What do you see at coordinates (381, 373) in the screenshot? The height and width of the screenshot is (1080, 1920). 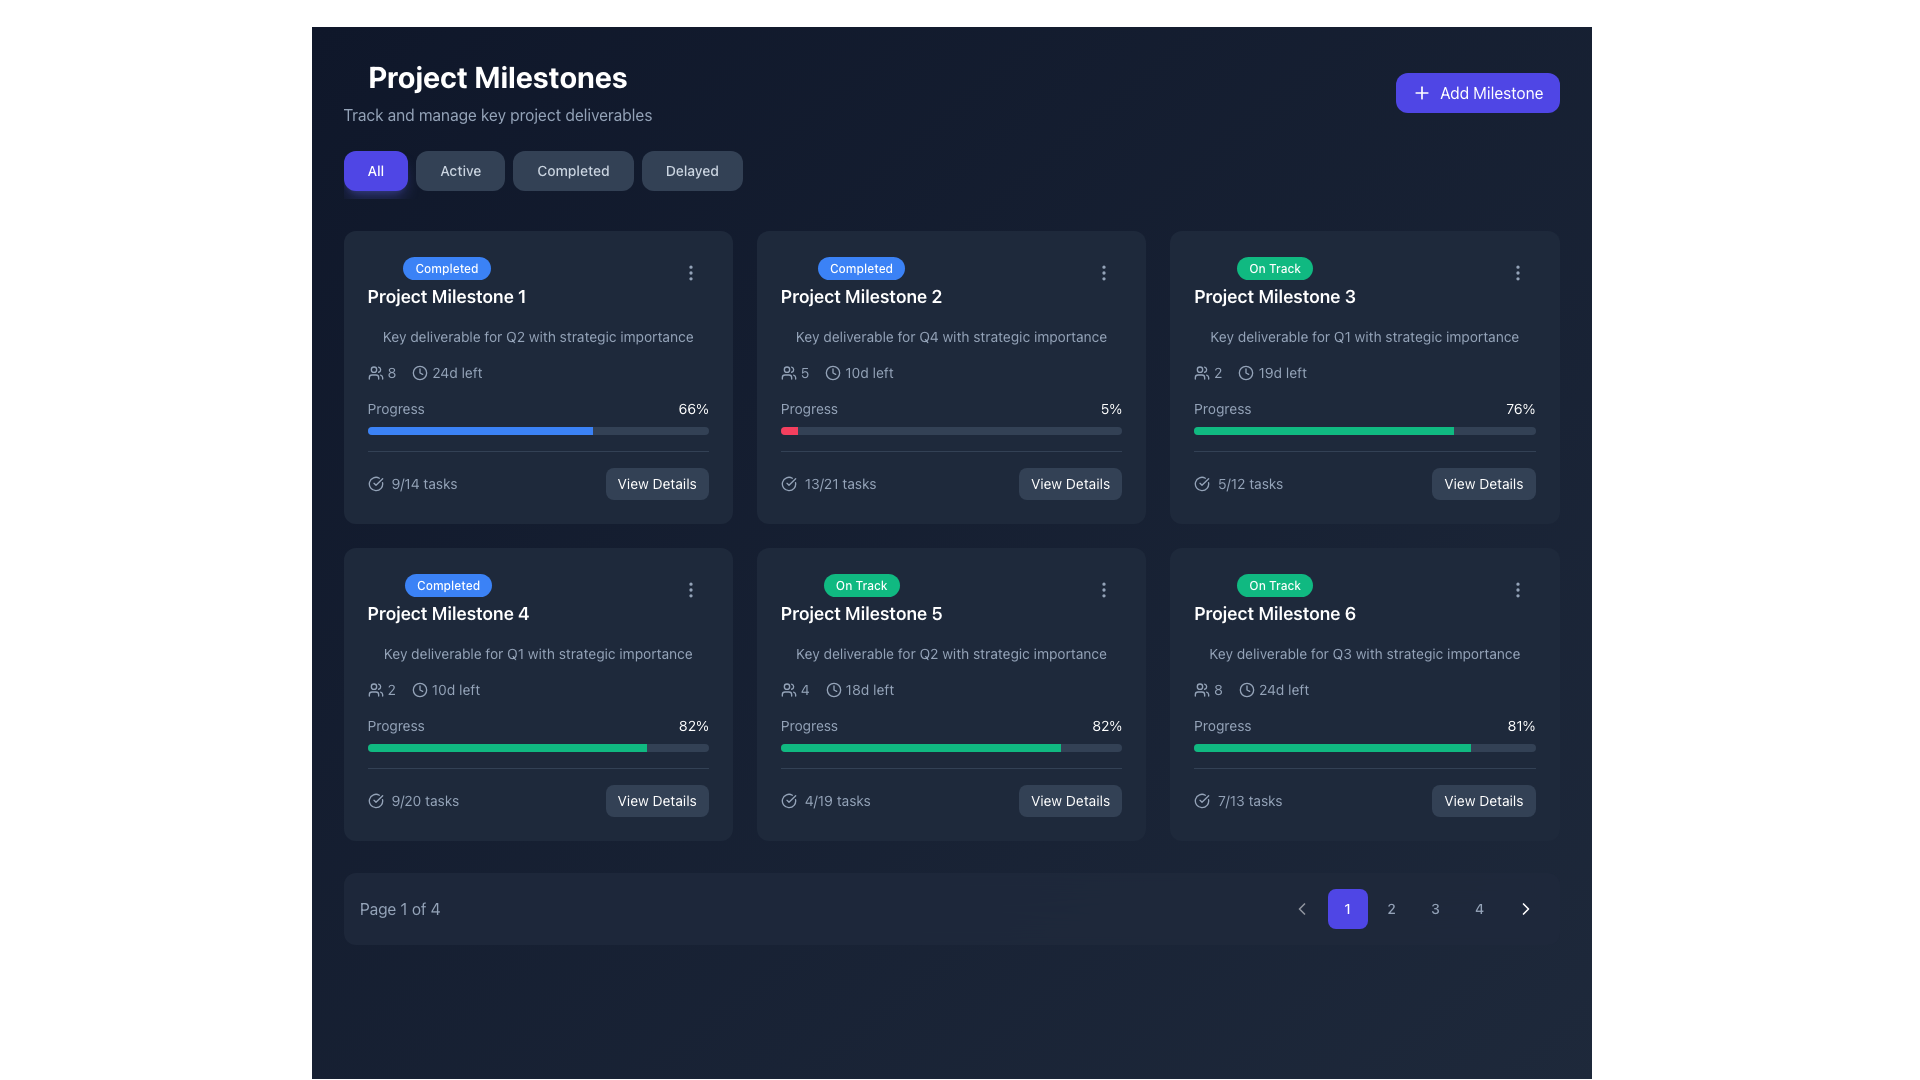 I see `the icon and text combination indicating the number of individuals associated with 'Project Milestone 1' located at the top-left section of the interface` at bounding box center [381, 373].